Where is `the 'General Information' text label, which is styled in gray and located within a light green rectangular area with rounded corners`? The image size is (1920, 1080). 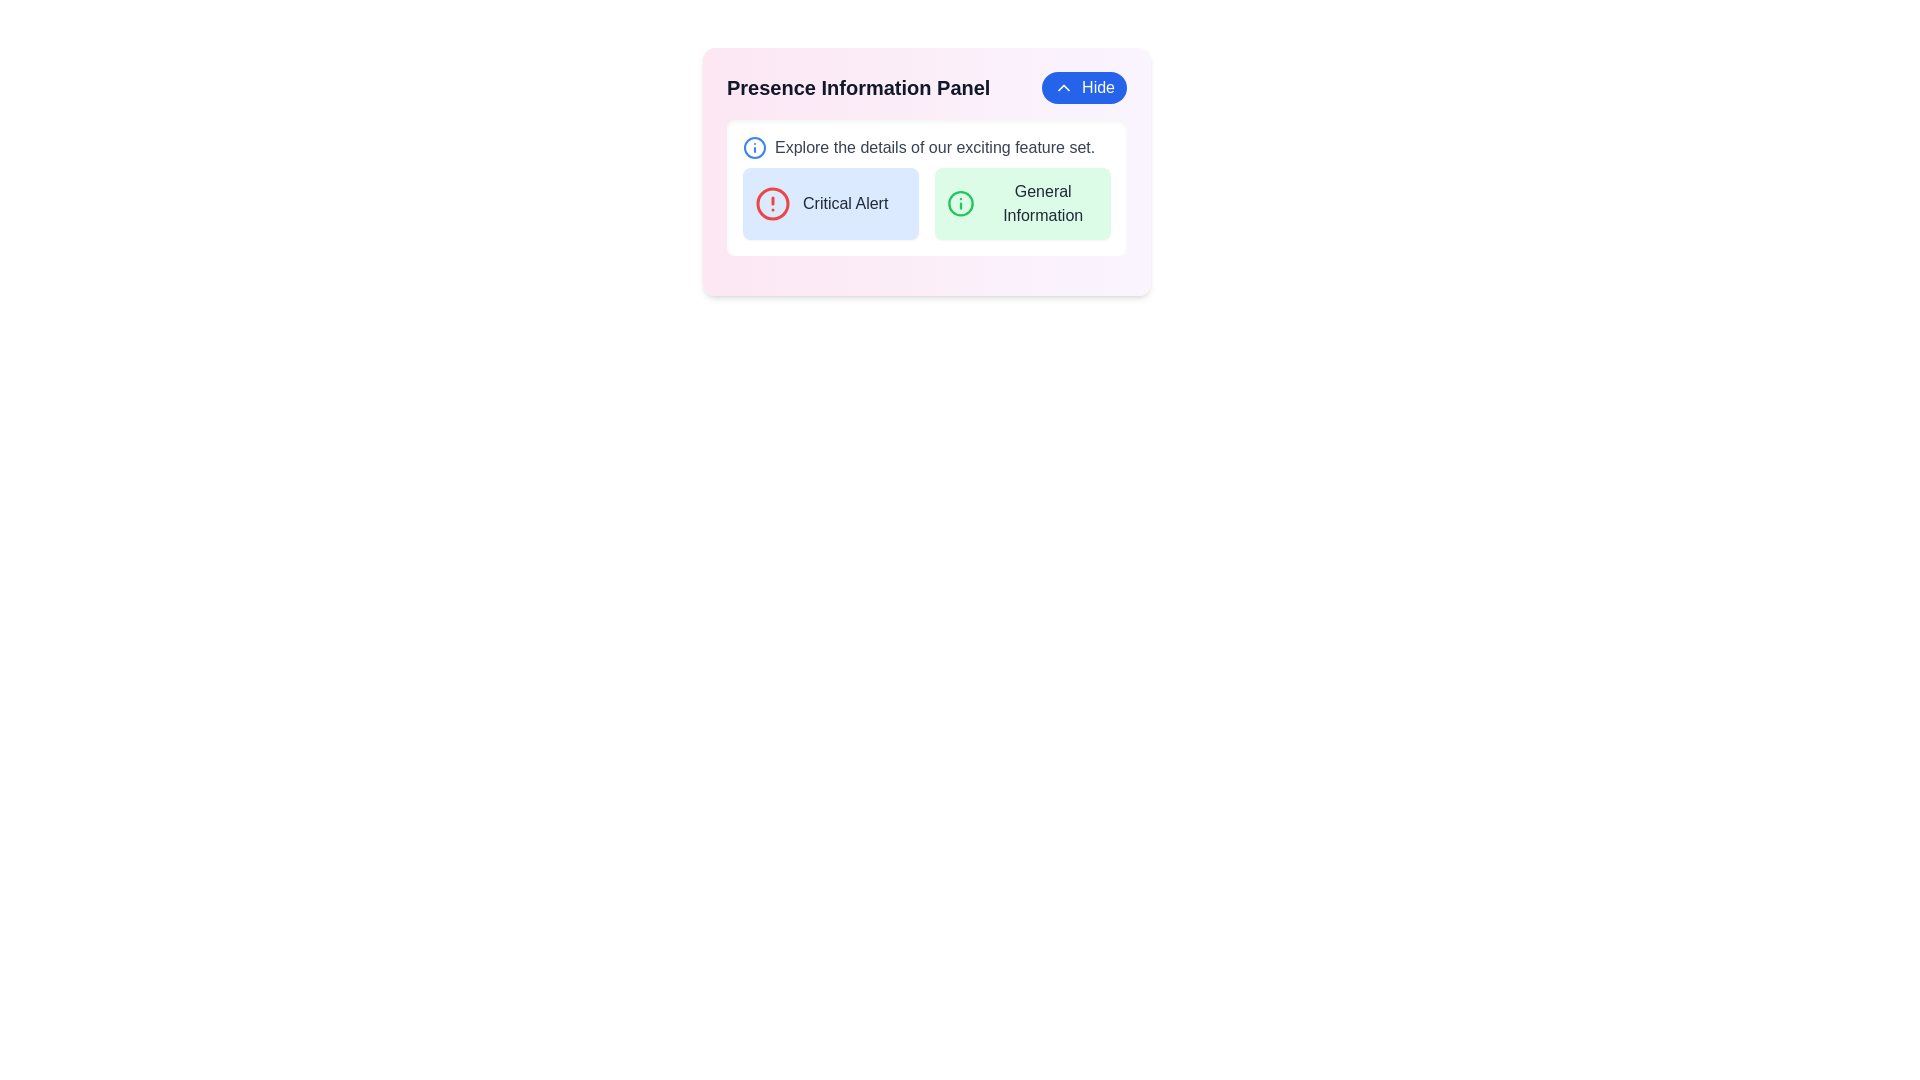 the 'General Information' text label, which is styled in gray and located within a light green rectangular area with rounded corners is located at coordinates (1042, 204).